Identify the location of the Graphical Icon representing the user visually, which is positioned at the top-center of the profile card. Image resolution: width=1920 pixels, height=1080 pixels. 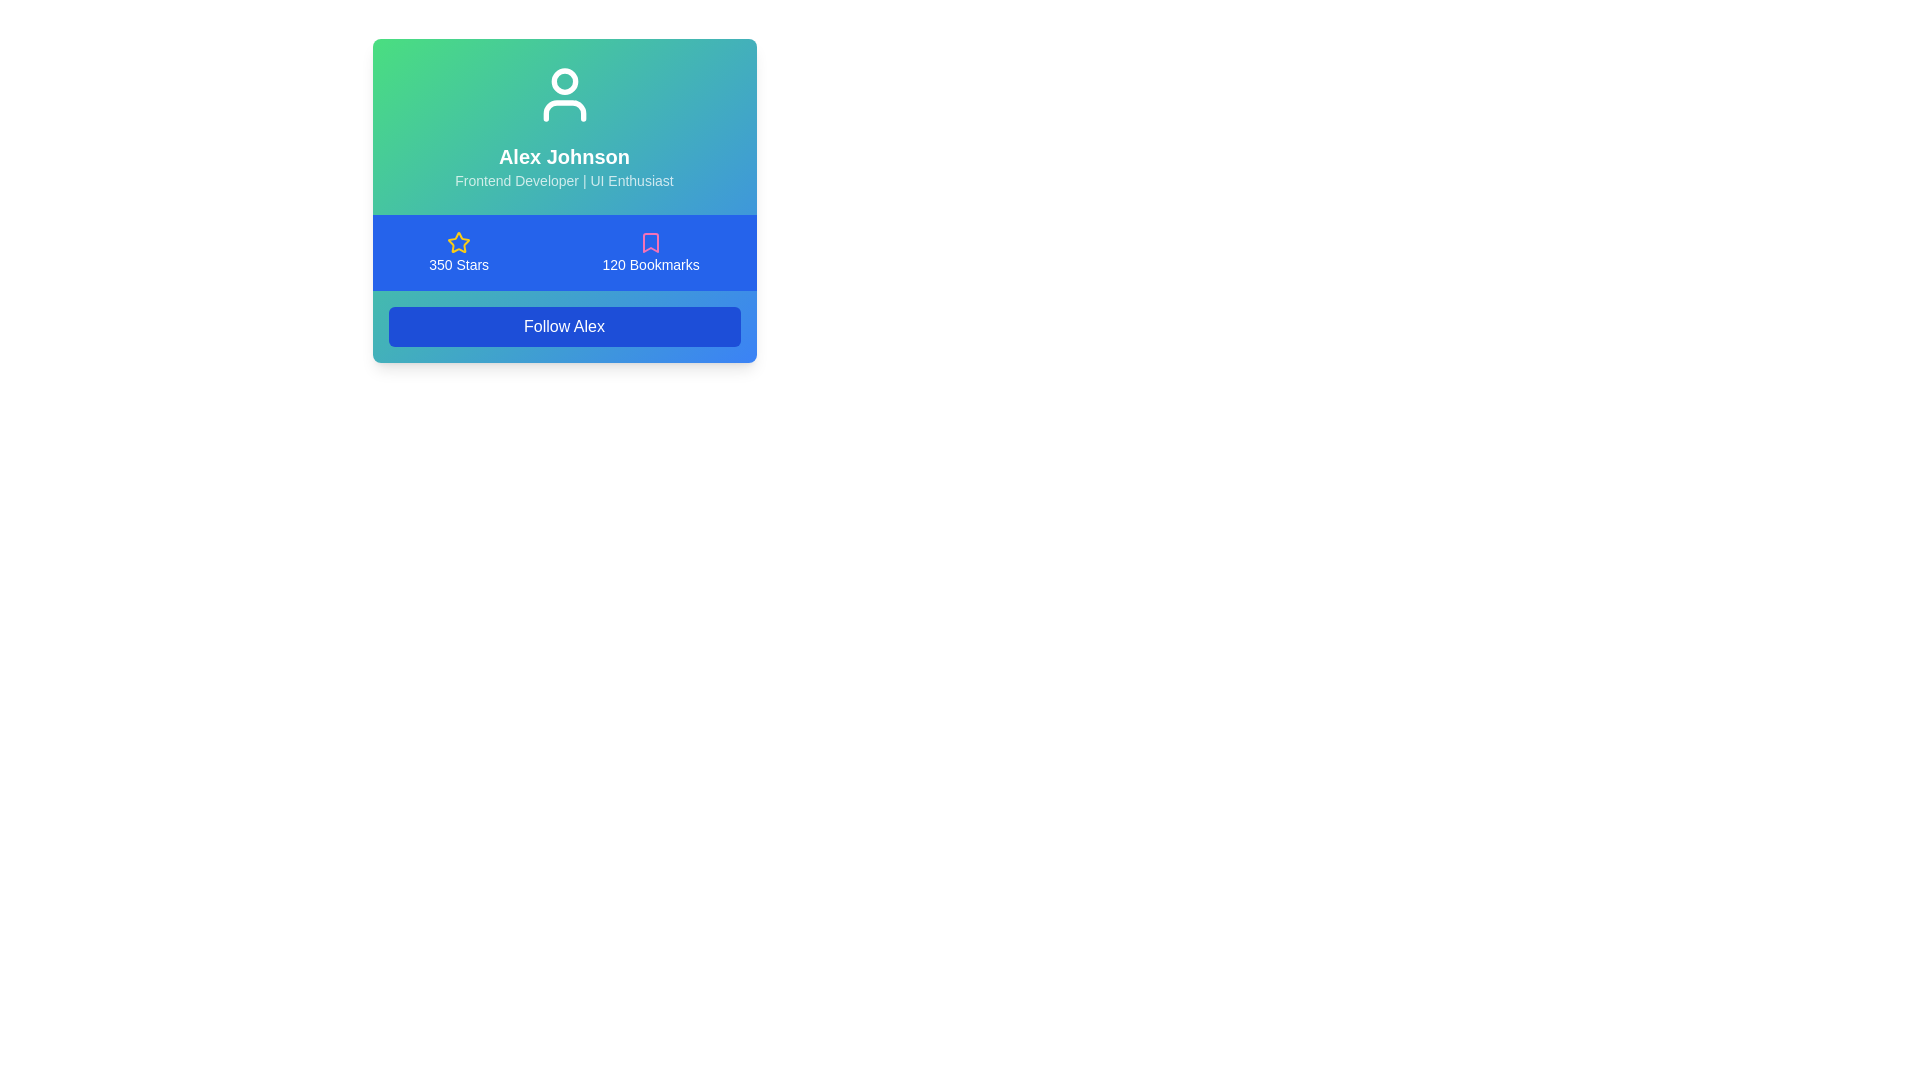
(563, 95).